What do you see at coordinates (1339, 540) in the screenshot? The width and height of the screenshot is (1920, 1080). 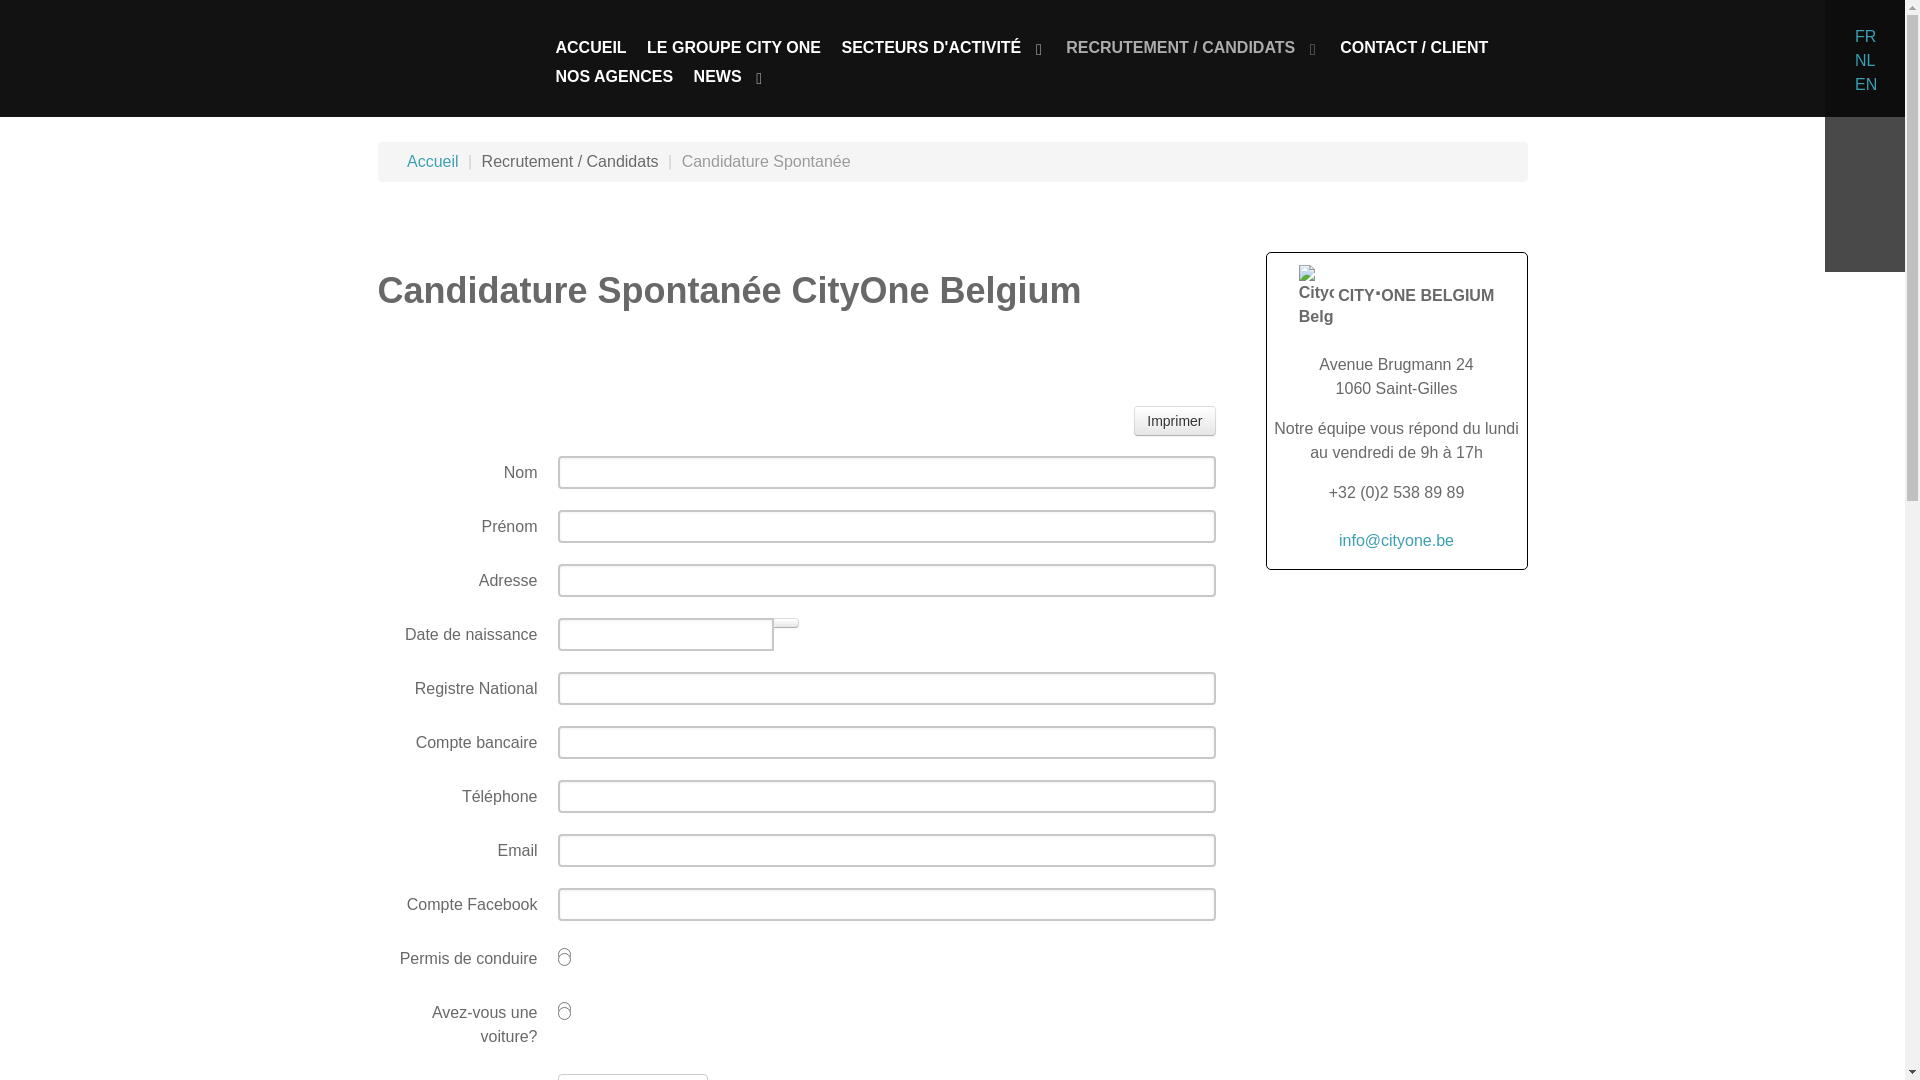 I see `'info@cityone.be'` at bounding box center [1339, 540].